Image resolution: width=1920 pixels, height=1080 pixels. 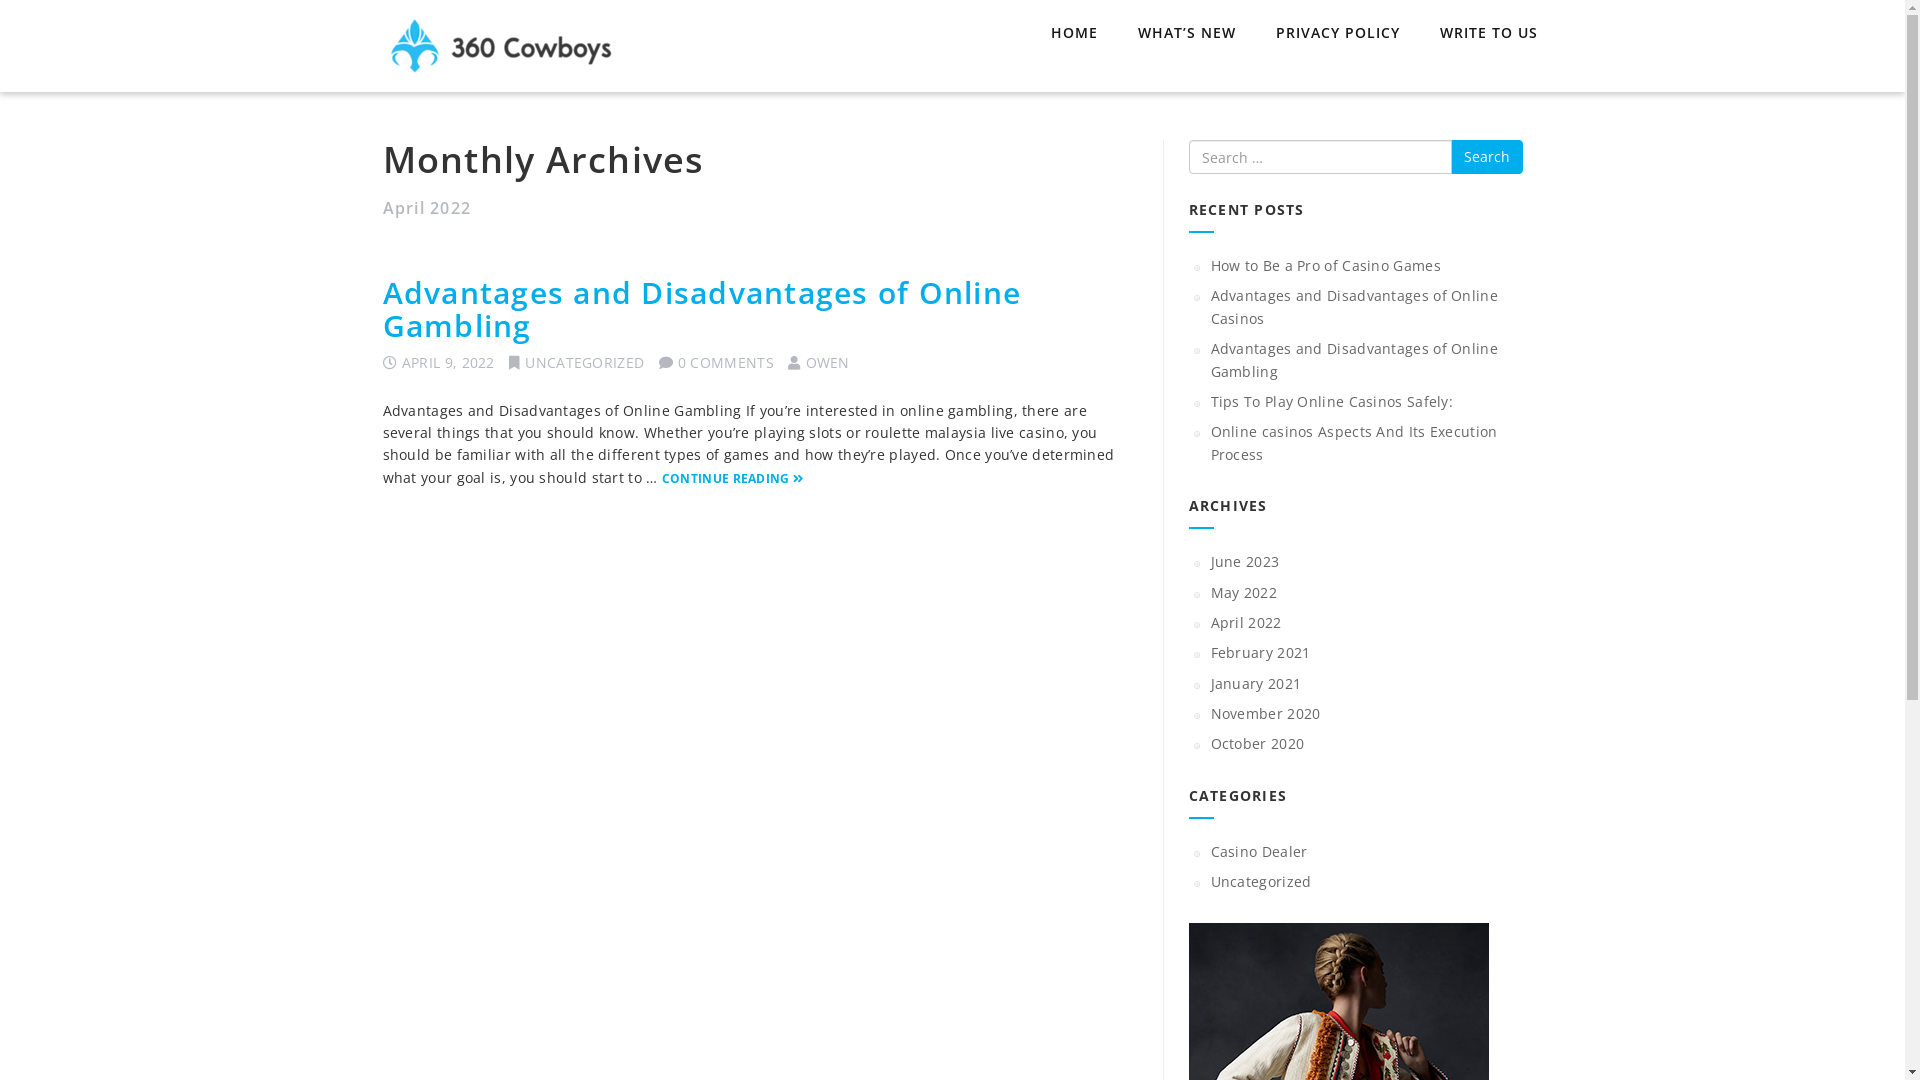 I want to click on 'UNCATEGORIZED', so click(x=583, y=362).